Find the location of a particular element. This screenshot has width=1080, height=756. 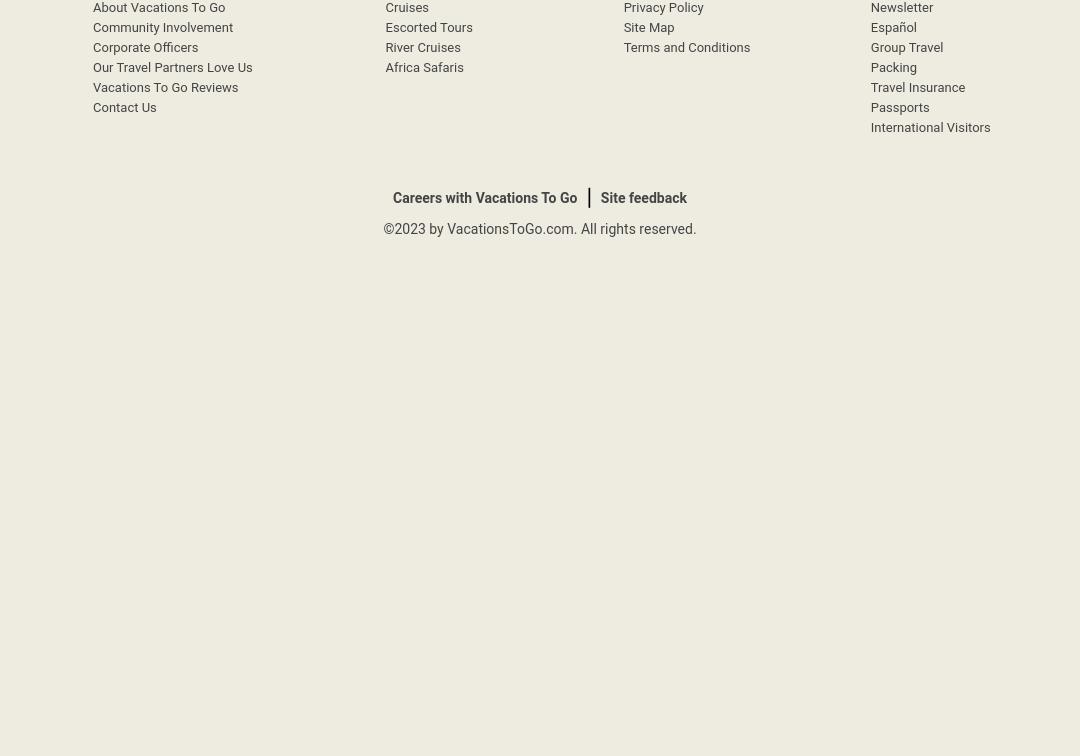

'Español' is located at coordinates (892, 27).